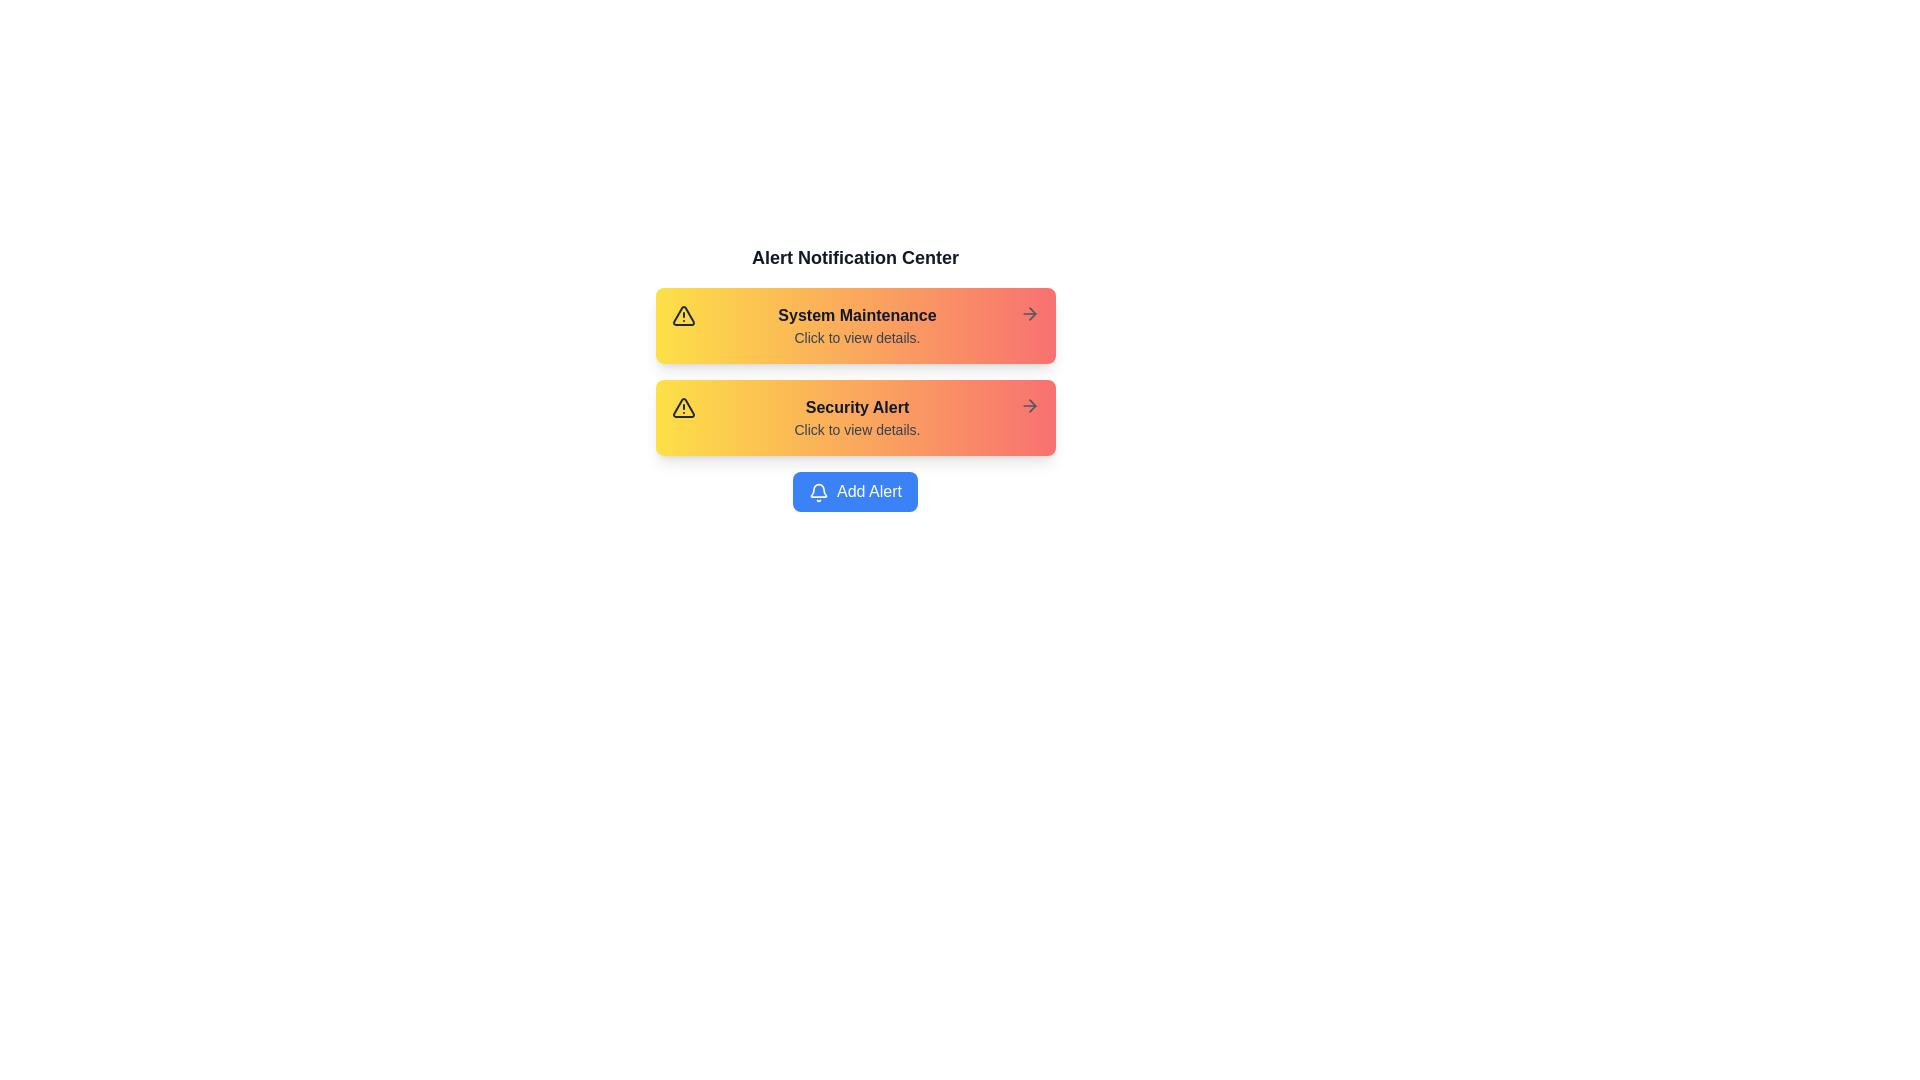  What do you see at coordinates (855, 492) in the screenshot?
I see `the 'Add Alert' button to add a new alert` at bounding box center [855, 492].